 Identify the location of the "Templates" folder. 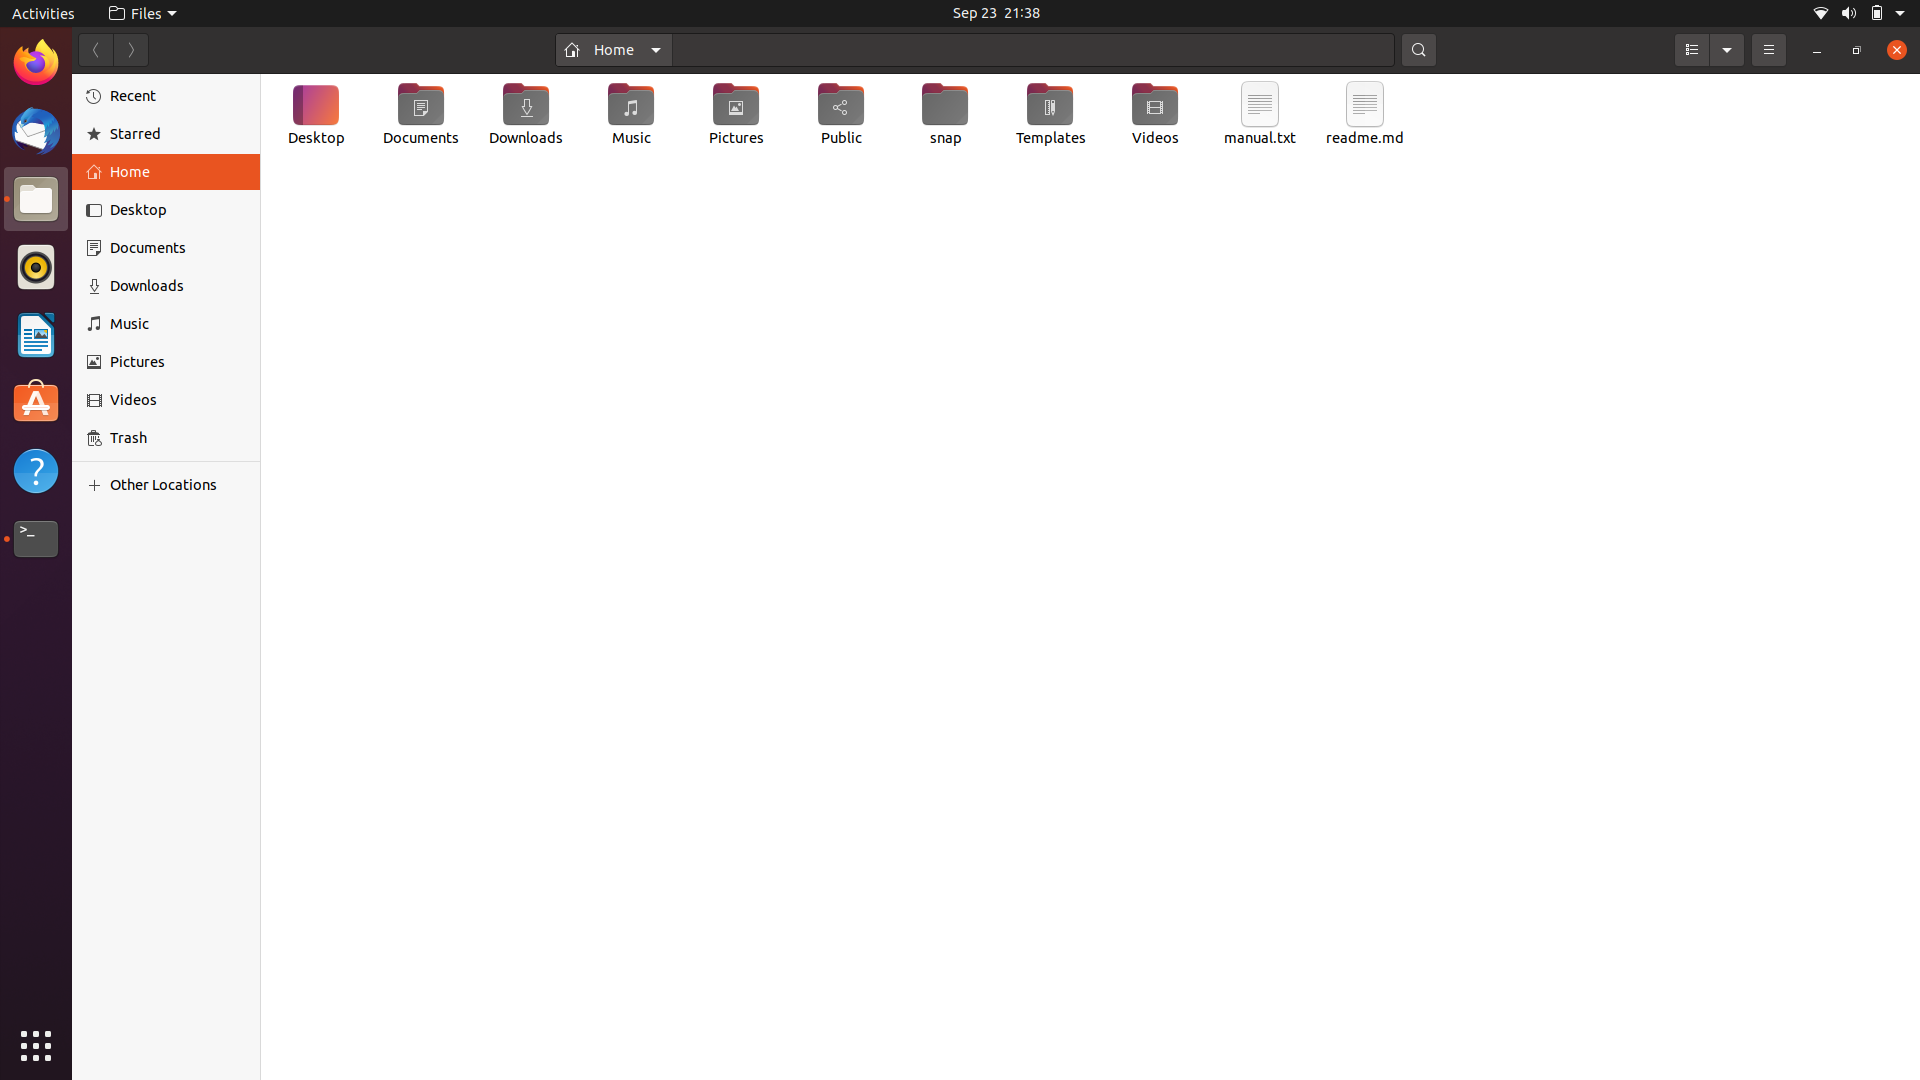
(1049, 116).